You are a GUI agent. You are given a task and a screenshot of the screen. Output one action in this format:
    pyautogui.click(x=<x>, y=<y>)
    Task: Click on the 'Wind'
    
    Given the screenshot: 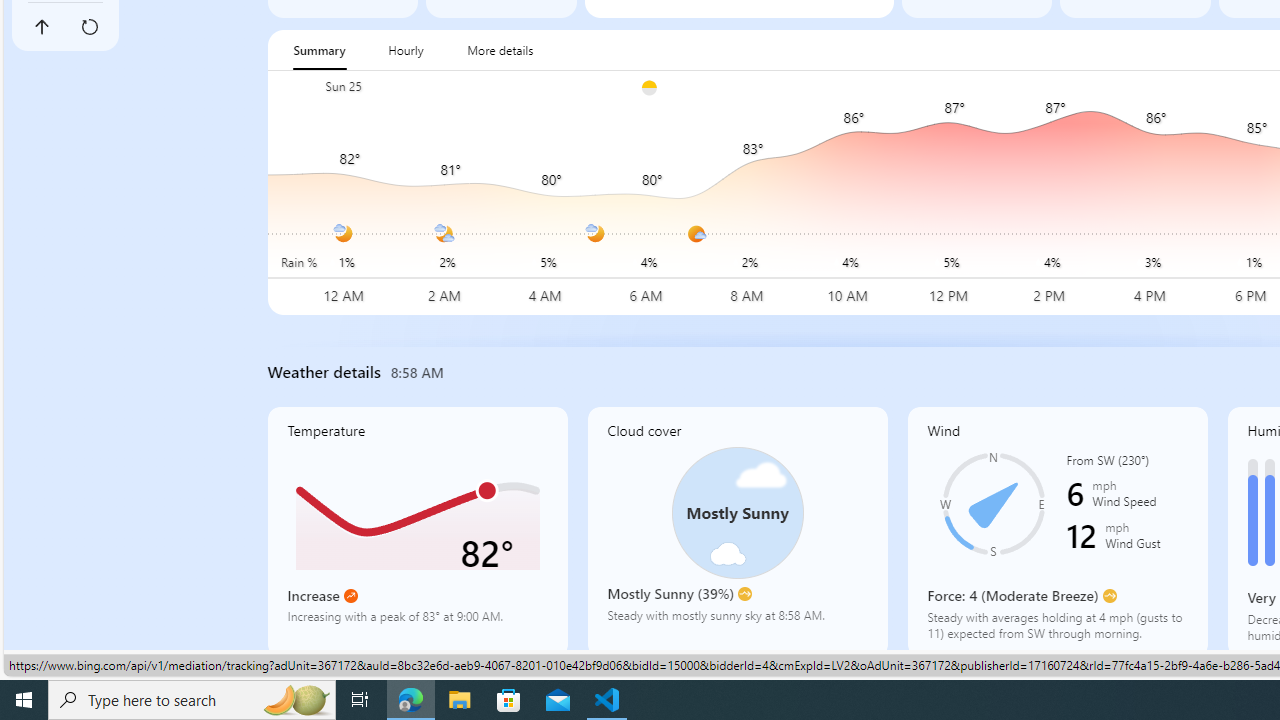 What is the action you would take?
    pyautogui.click(x=1056, y=530)
    